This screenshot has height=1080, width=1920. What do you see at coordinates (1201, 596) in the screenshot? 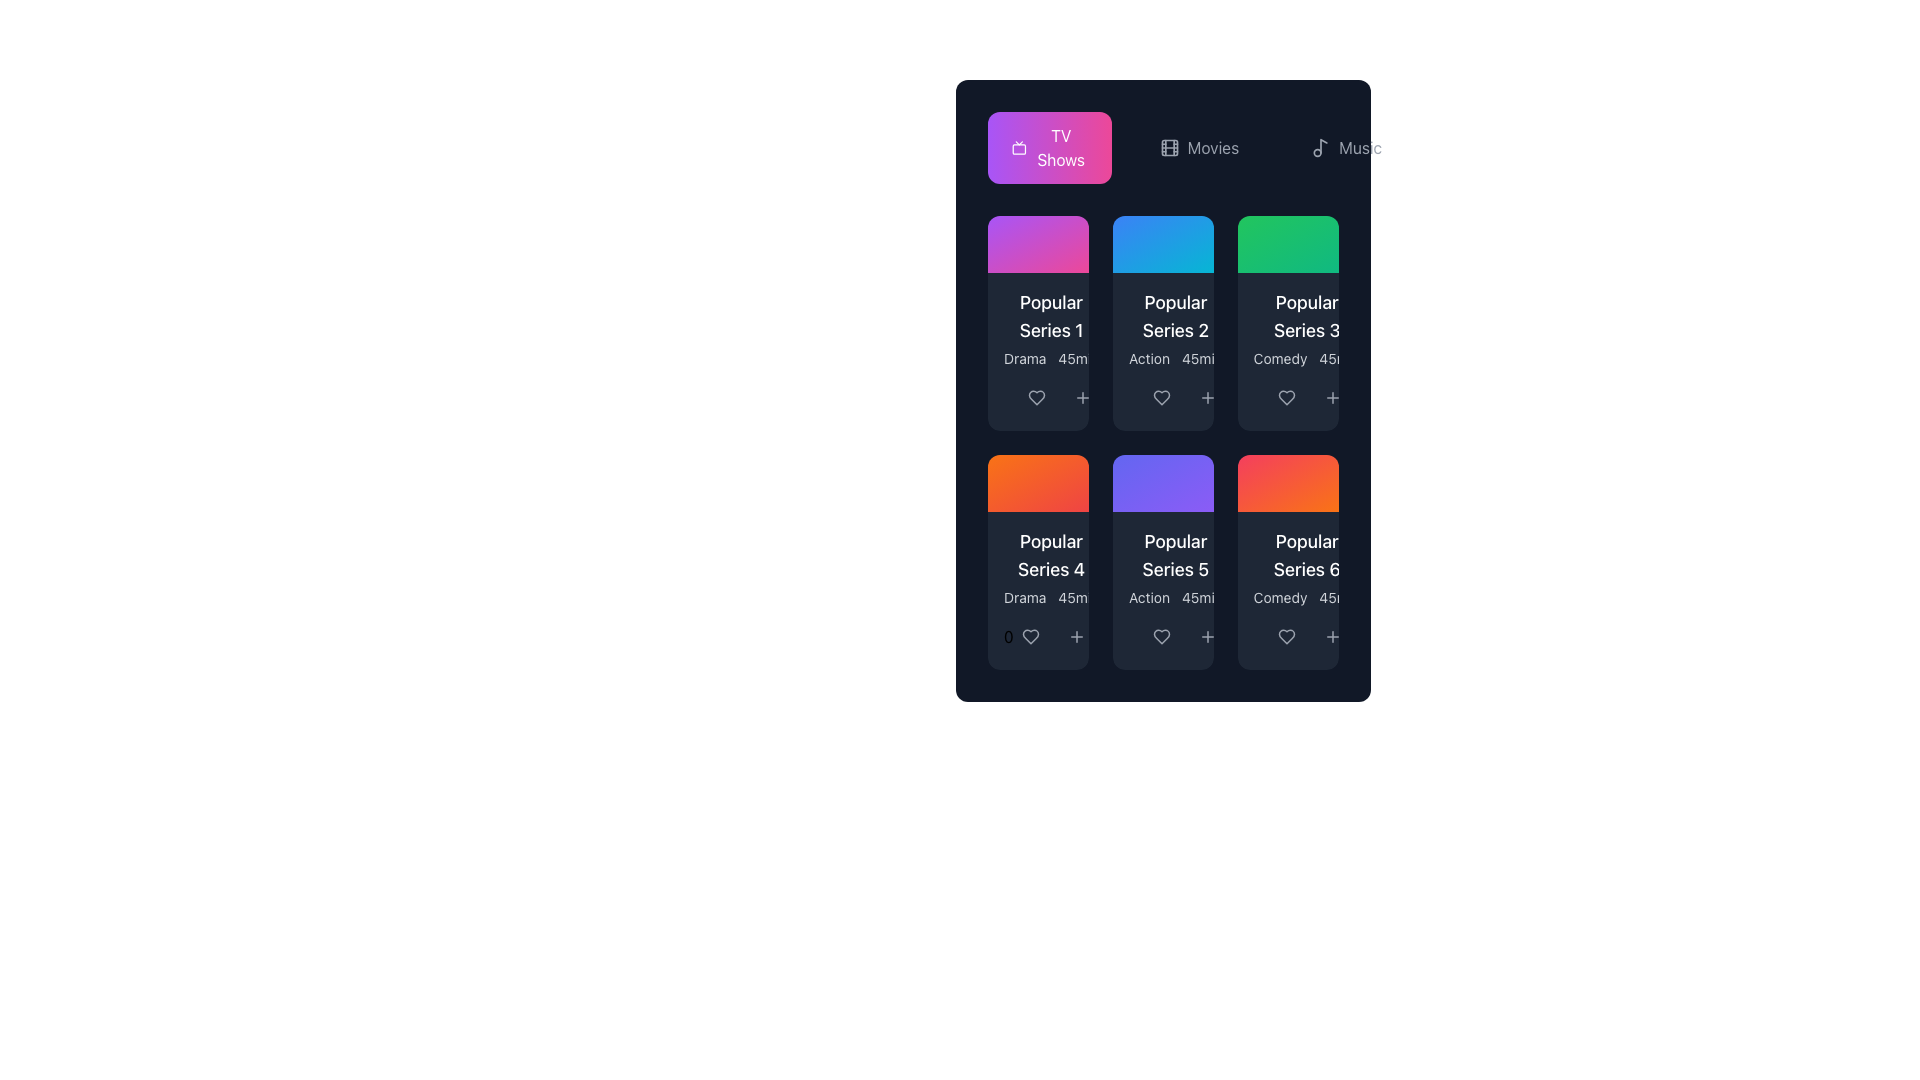
I see `text label indicating the duration of '45 minutes' located at the bottom of the card titled 'Popular Series 5' in the grid layout` at bounding box center [1201, 596].